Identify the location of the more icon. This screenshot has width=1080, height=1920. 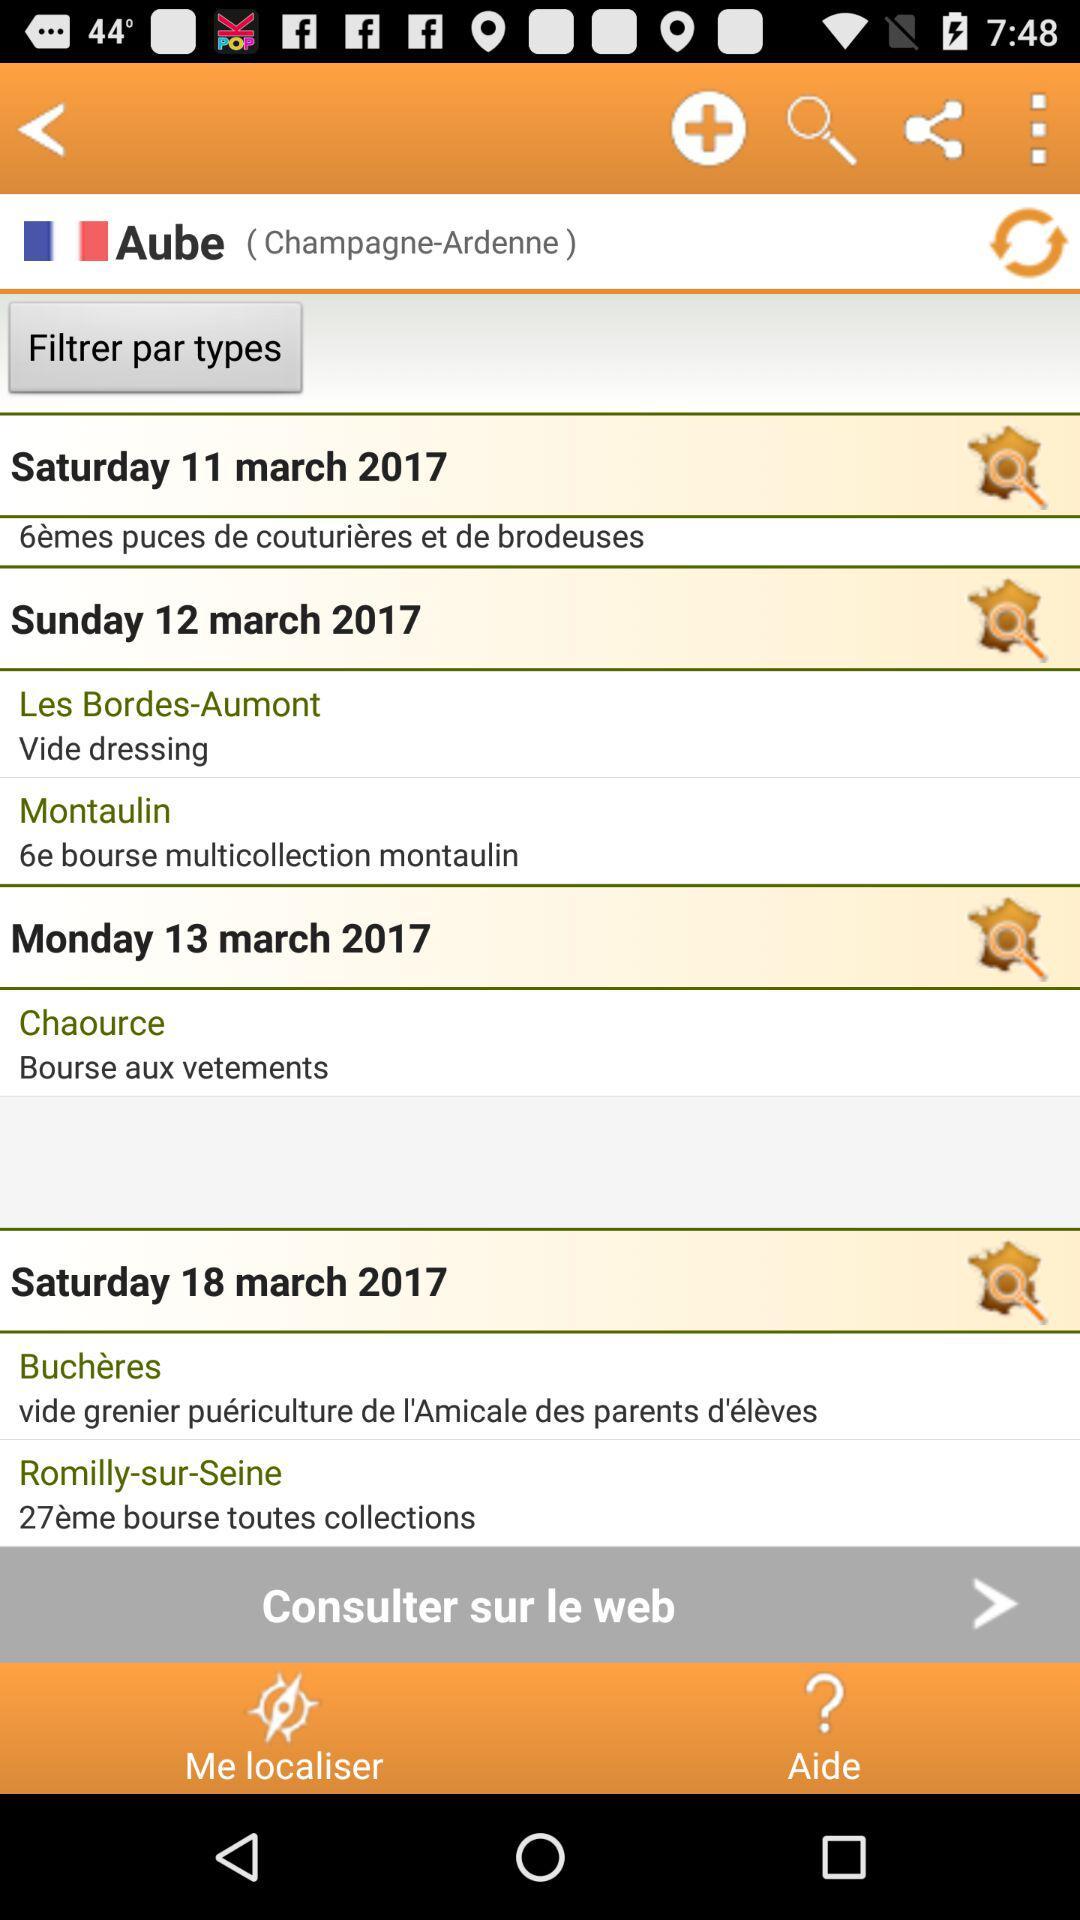
(1036, 136).